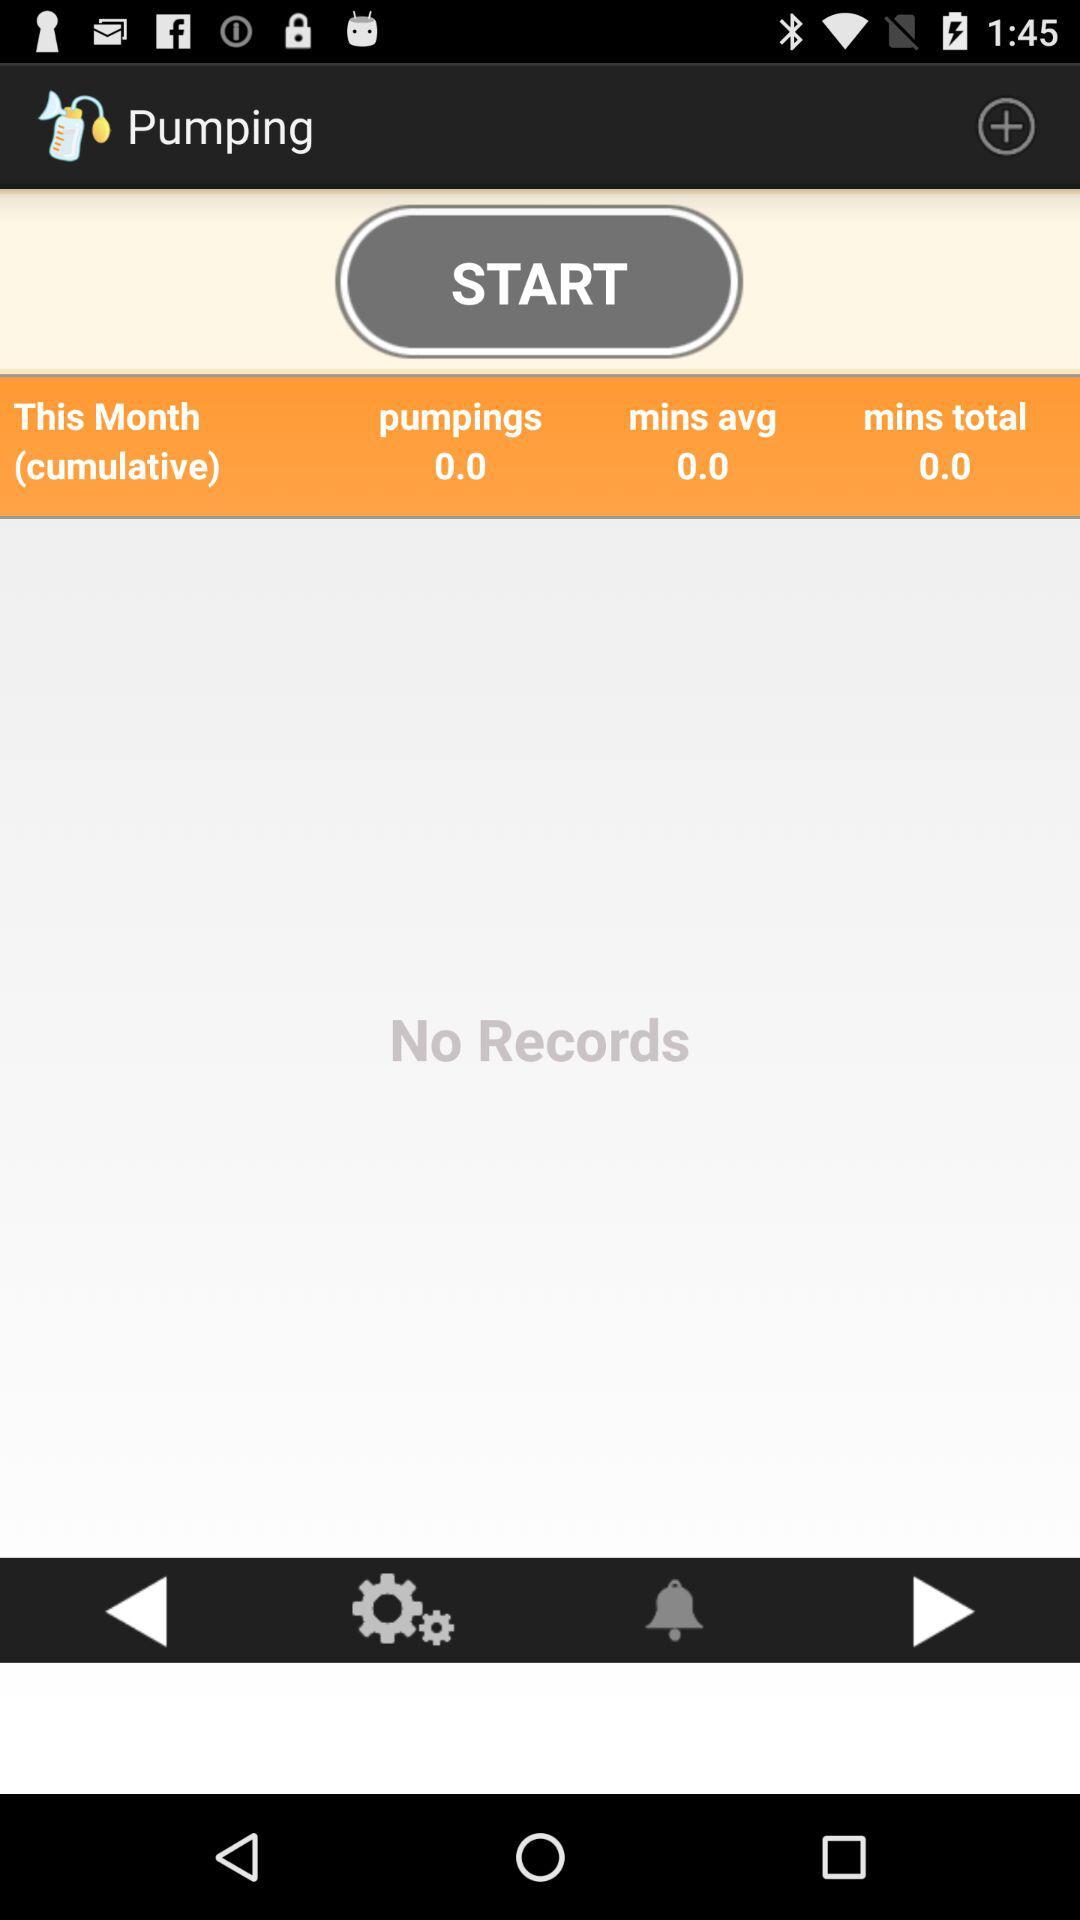  What do you see at coordinates (675, 1610) in the screenshot?
I see `set an alert` at bounding box center [675, 1610].